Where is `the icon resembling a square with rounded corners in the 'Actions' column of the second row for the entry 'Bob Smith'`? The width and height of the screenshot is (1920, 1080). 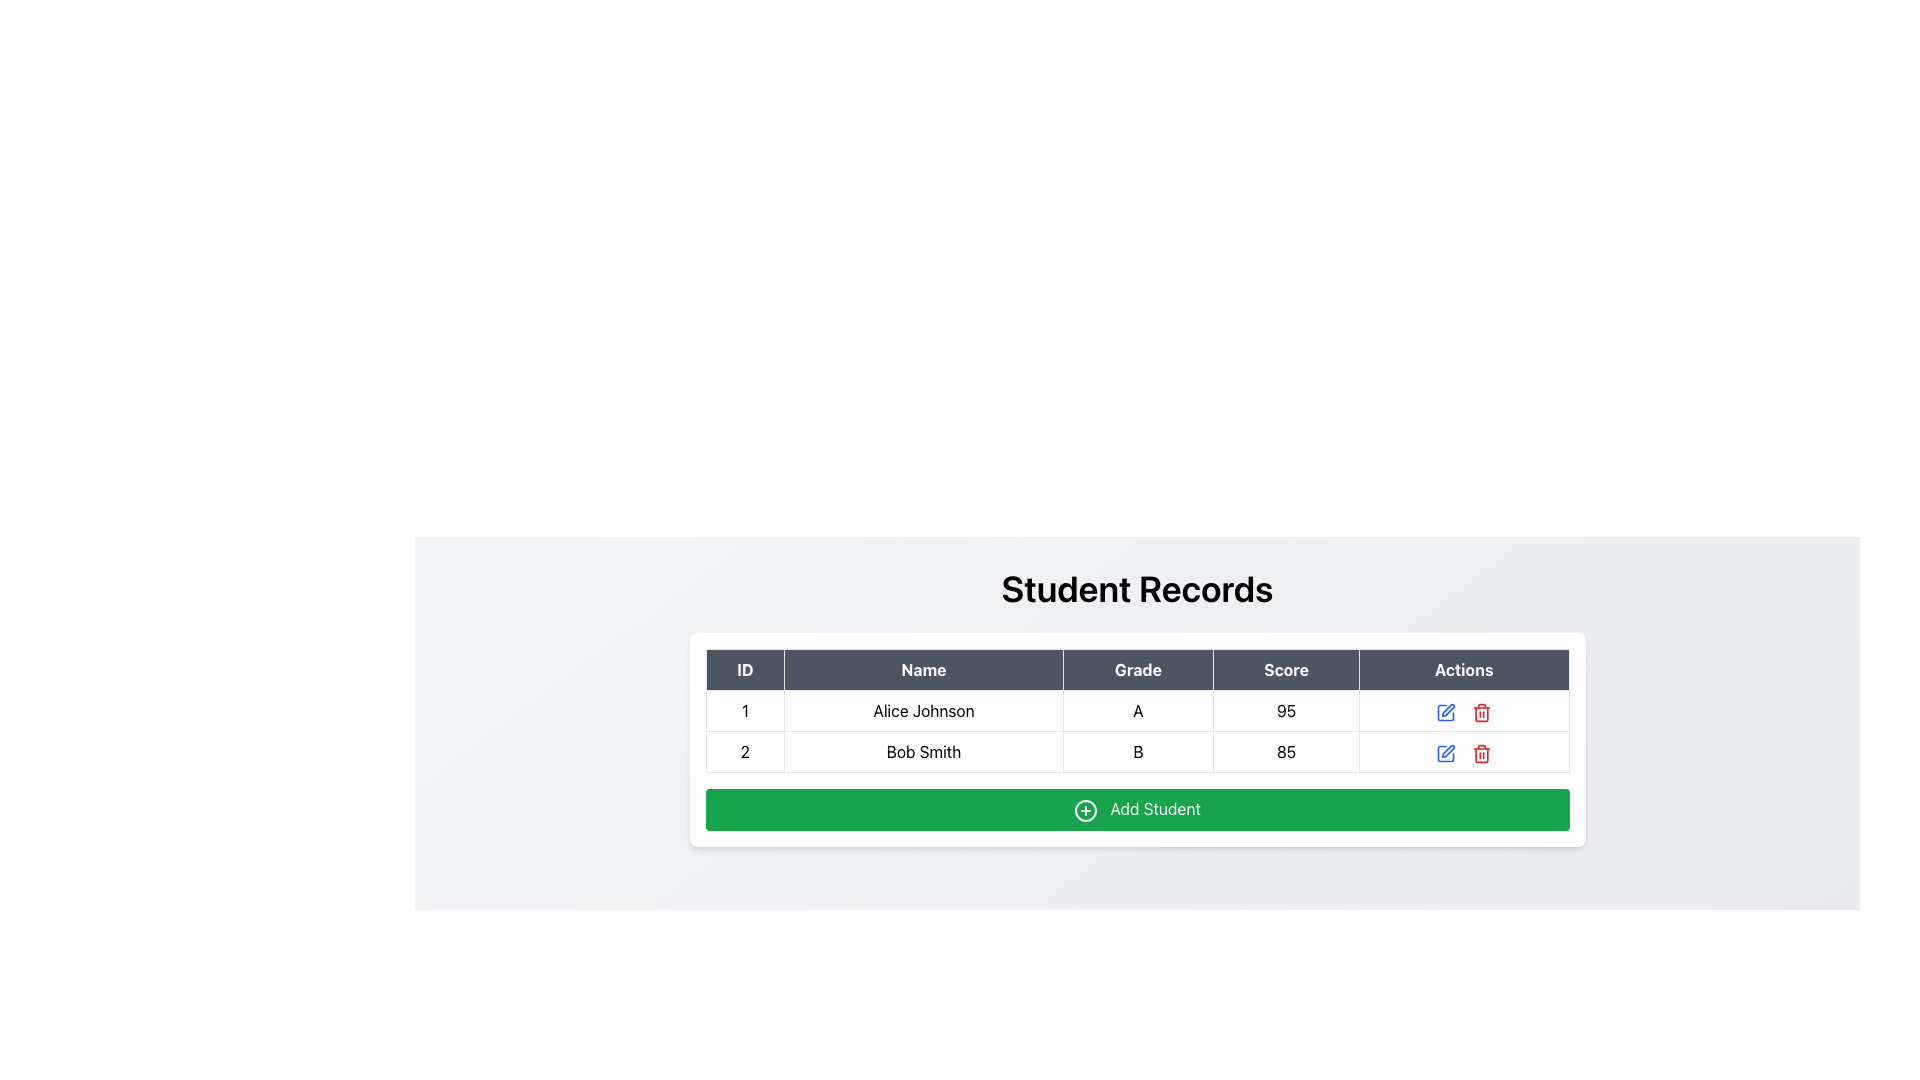
the icon resembling a square with rounded corners in the 'Actions' column of the second row for the entry 'Bob Smith' is located at coordinates (1446, 711).